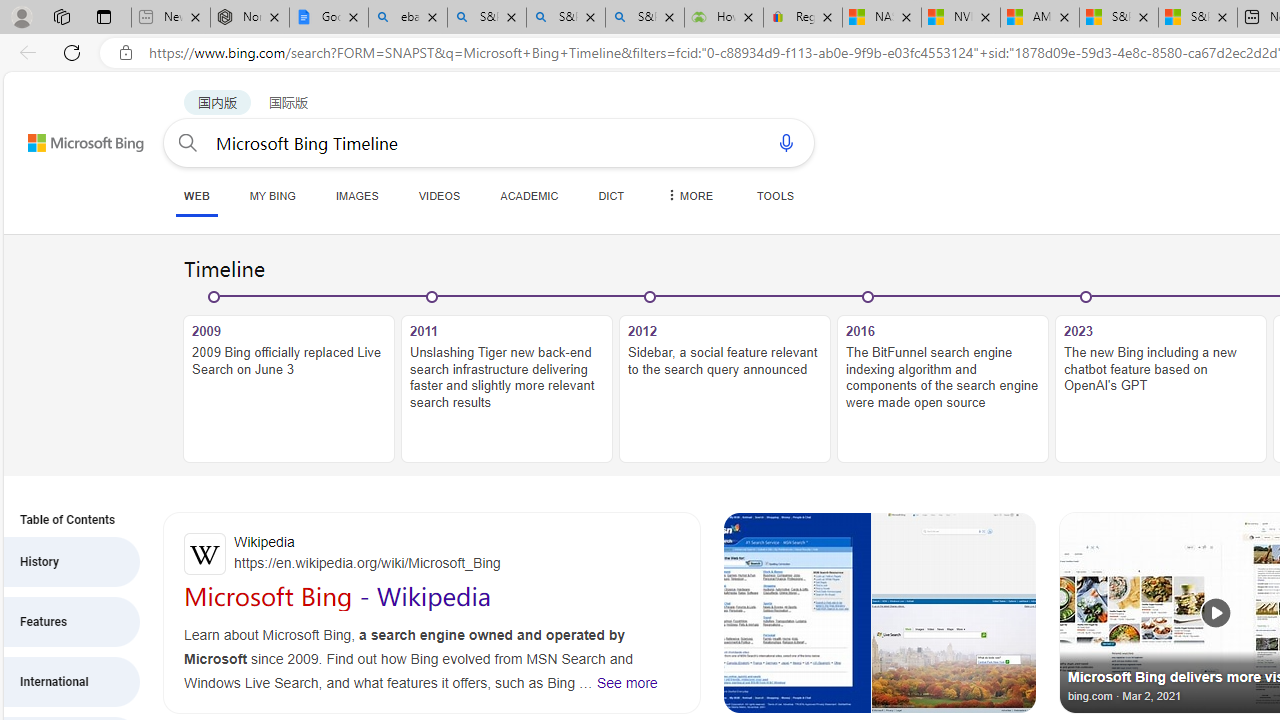 Image resolution: width=1280 pixels, height=720 pixels. I want to click on 'DICT', so click(610, 195).